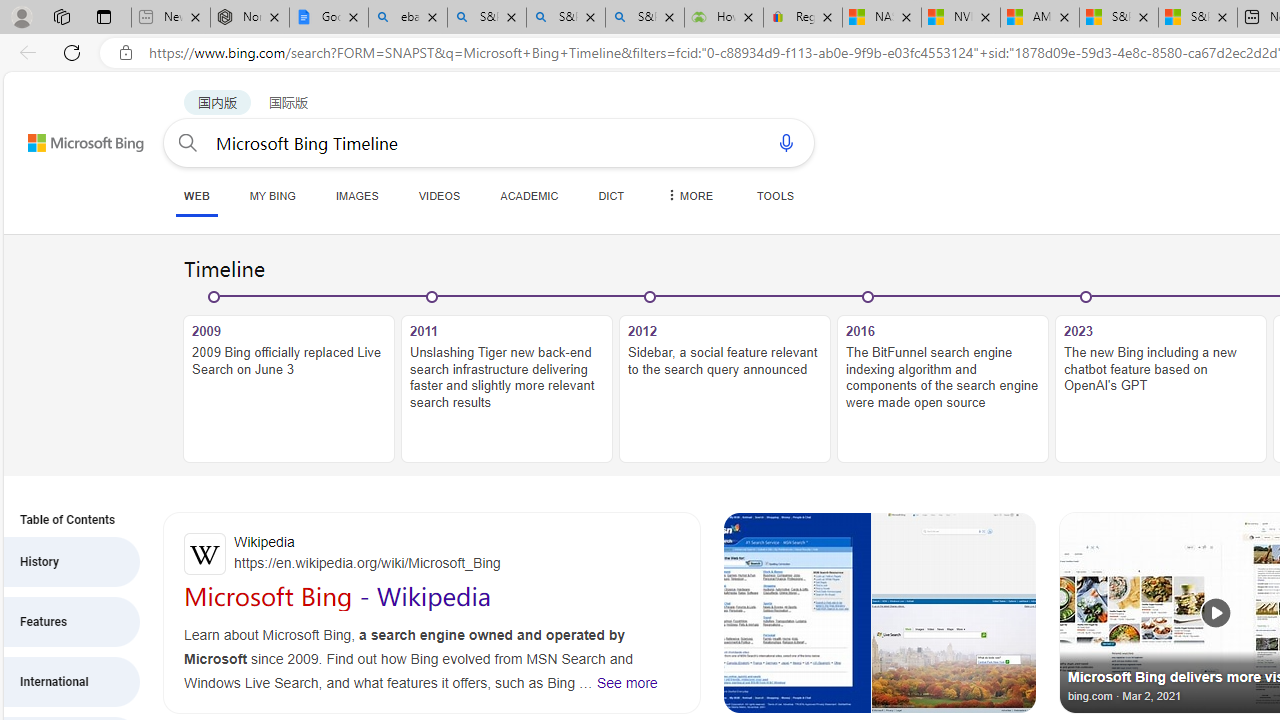 Image resolution: width=1280 pixels, height=720 pixels. I want to click on 'DICT', so click(610, 195).